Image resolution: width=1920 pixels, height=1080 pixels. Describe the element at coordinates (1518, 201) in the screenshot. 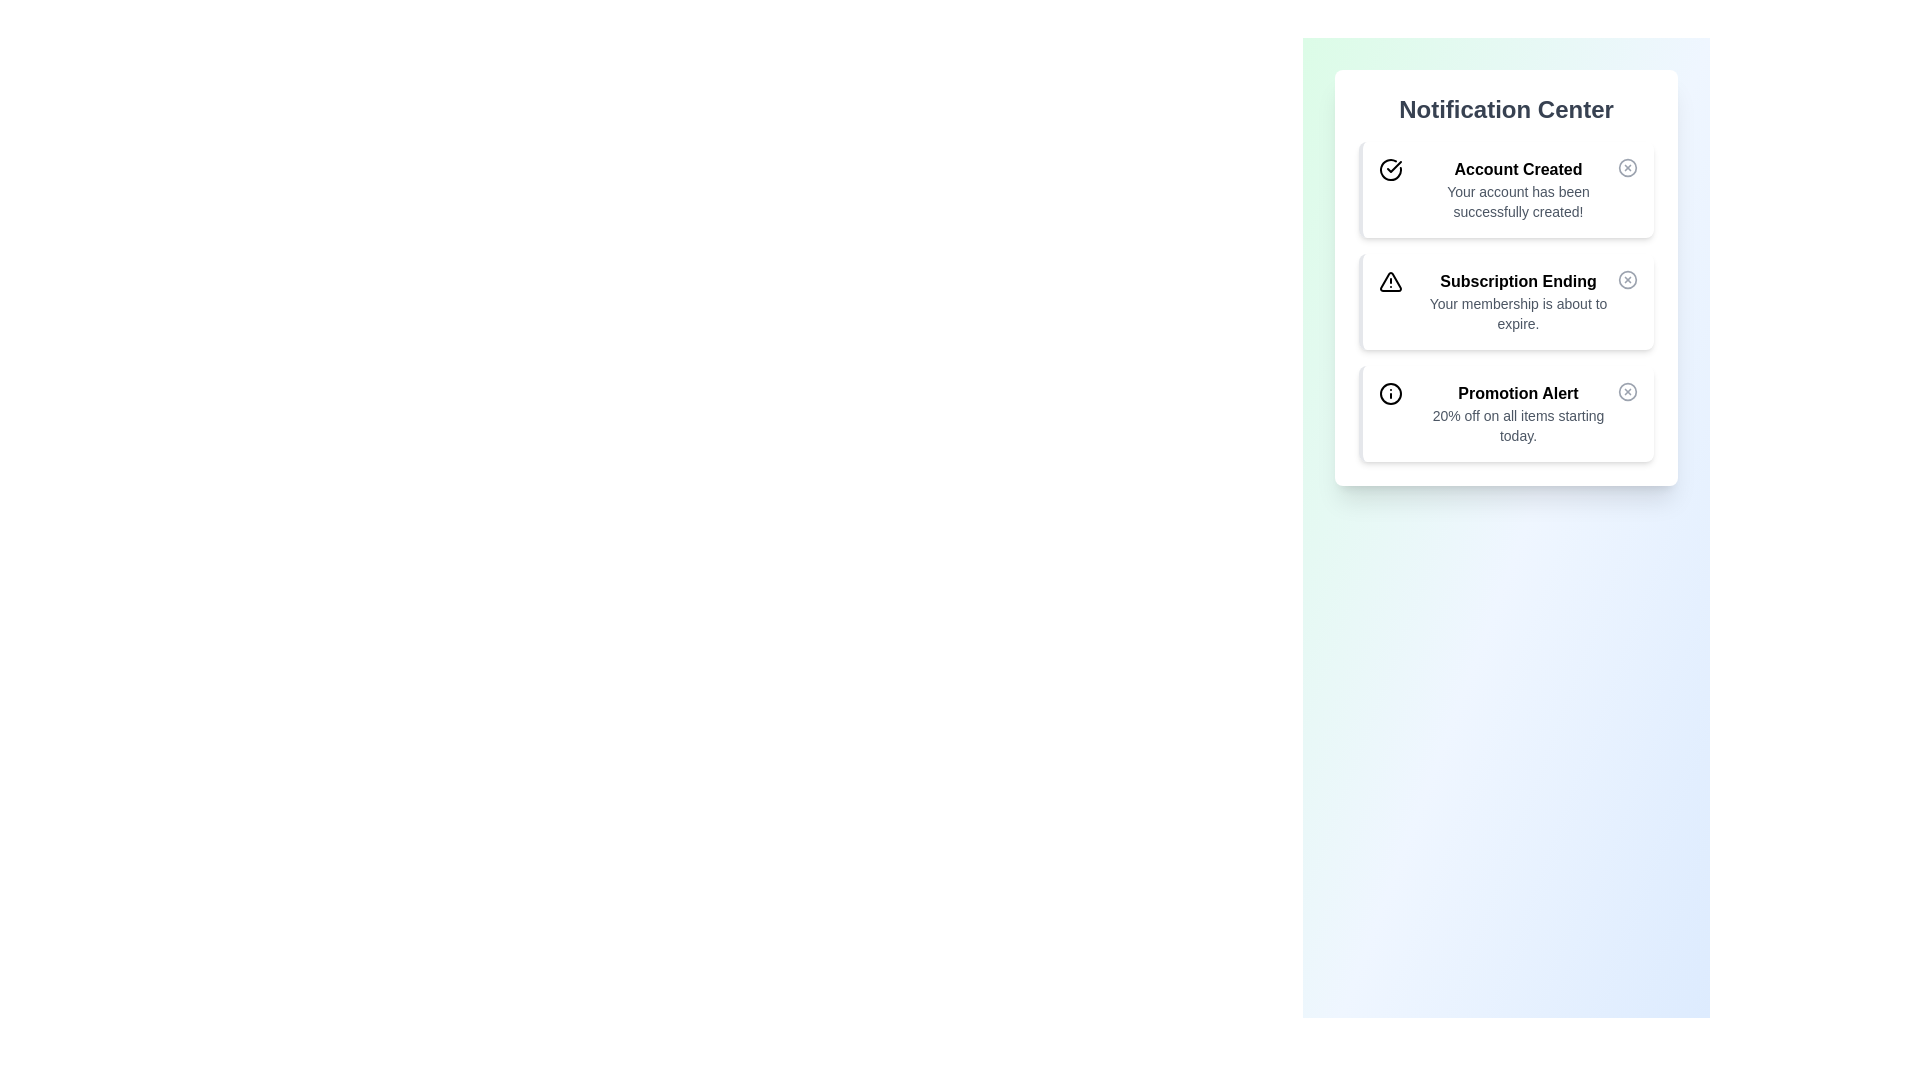

I see `the static text element that reads 'Your account has been successfully created!', which is styled in gray and located under the bold title 'Account Created' in the Notification Center` at that location.